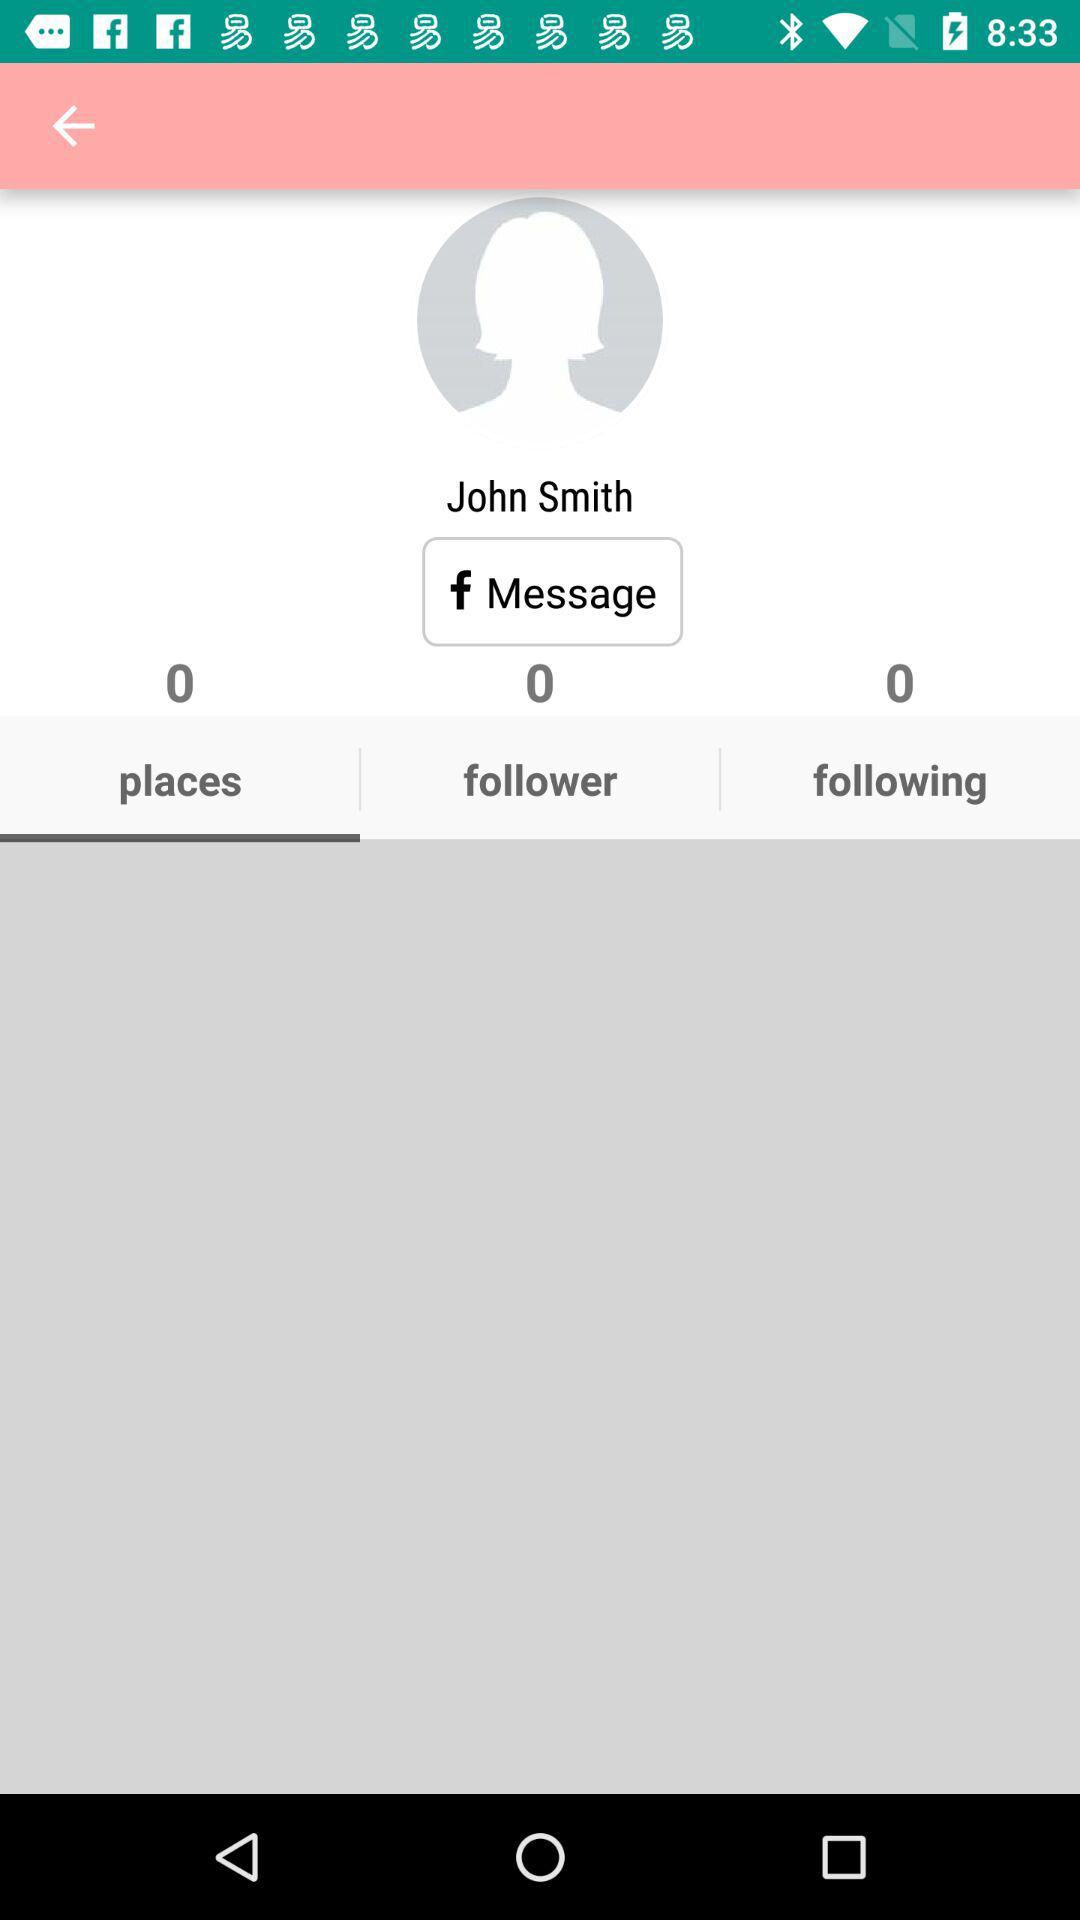 This screenshot has width=1080, height=1920. Describe the element at coordinates (540, 778) in the screenshot. I see `the icon next to places icon` at that location.